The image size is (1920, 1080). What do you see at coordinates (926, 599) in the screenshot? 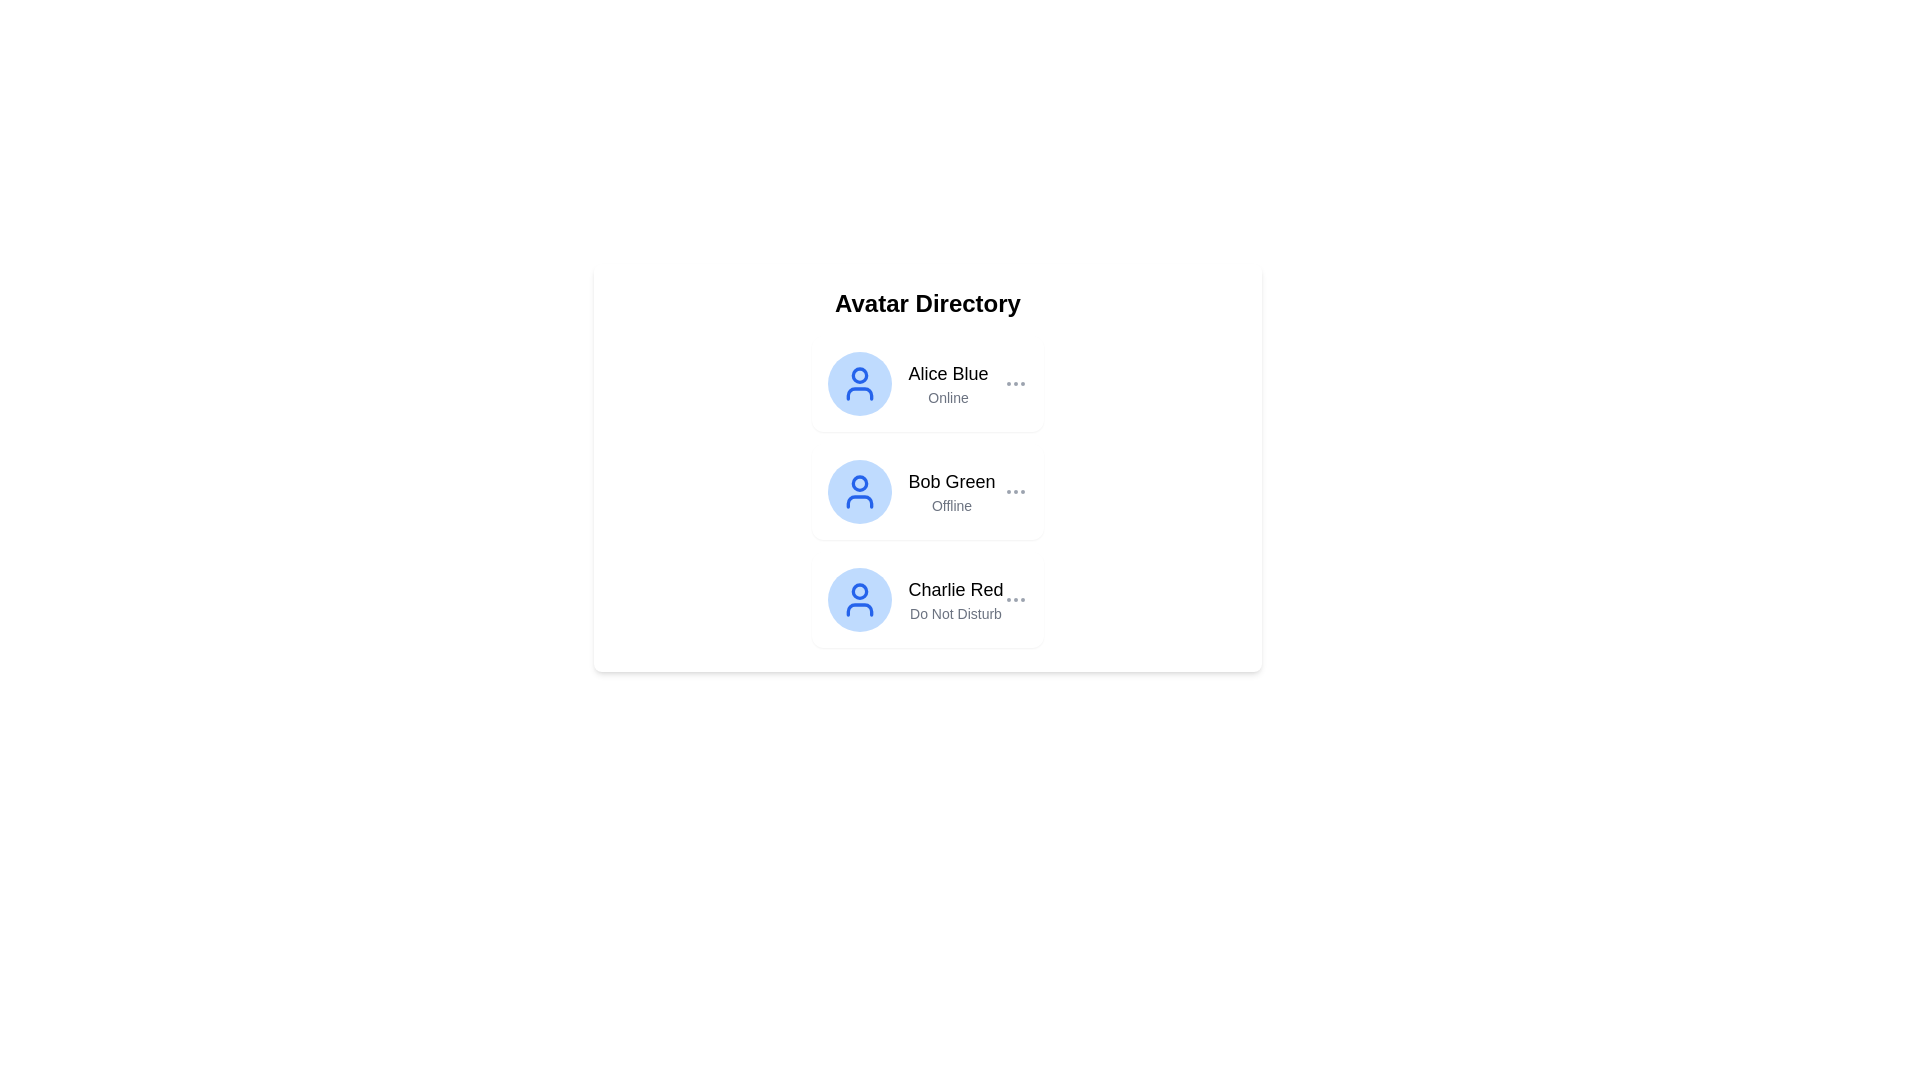
I see `the third user profile entry in the Avatar Directory list` at bounding box center [926, 599].